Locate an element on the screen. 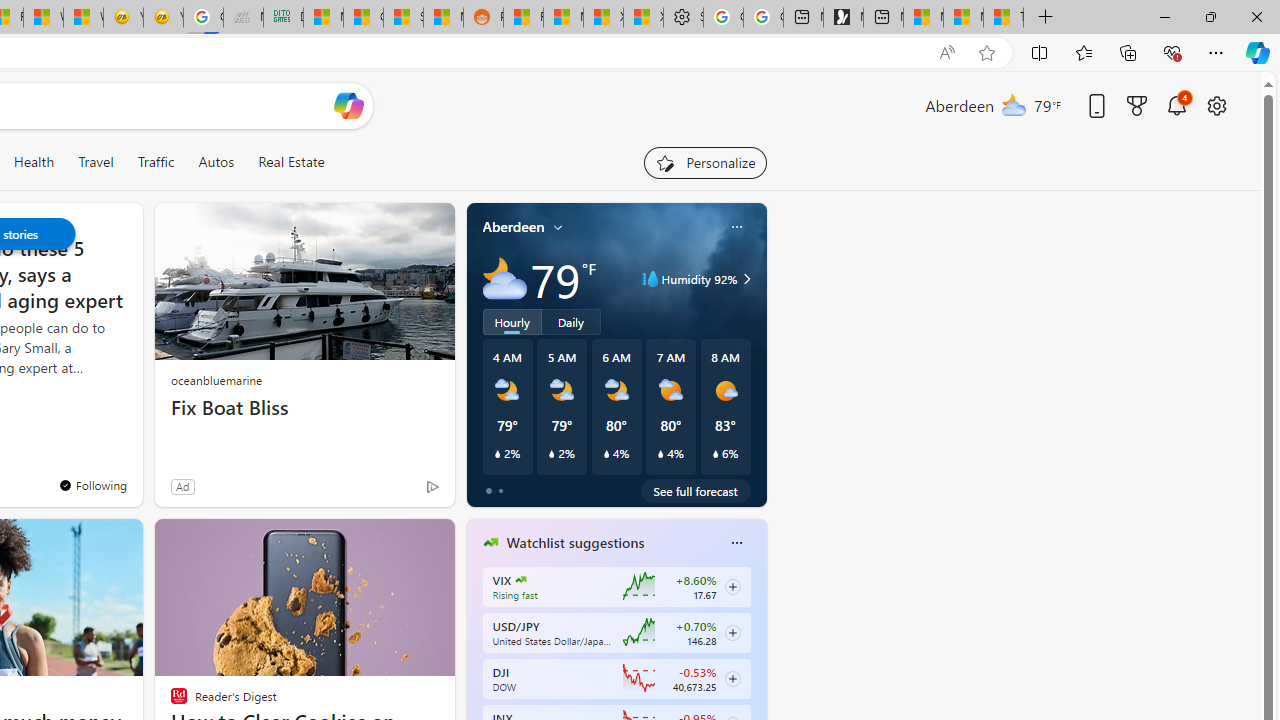  'You' is located at coordinates (91, 485).